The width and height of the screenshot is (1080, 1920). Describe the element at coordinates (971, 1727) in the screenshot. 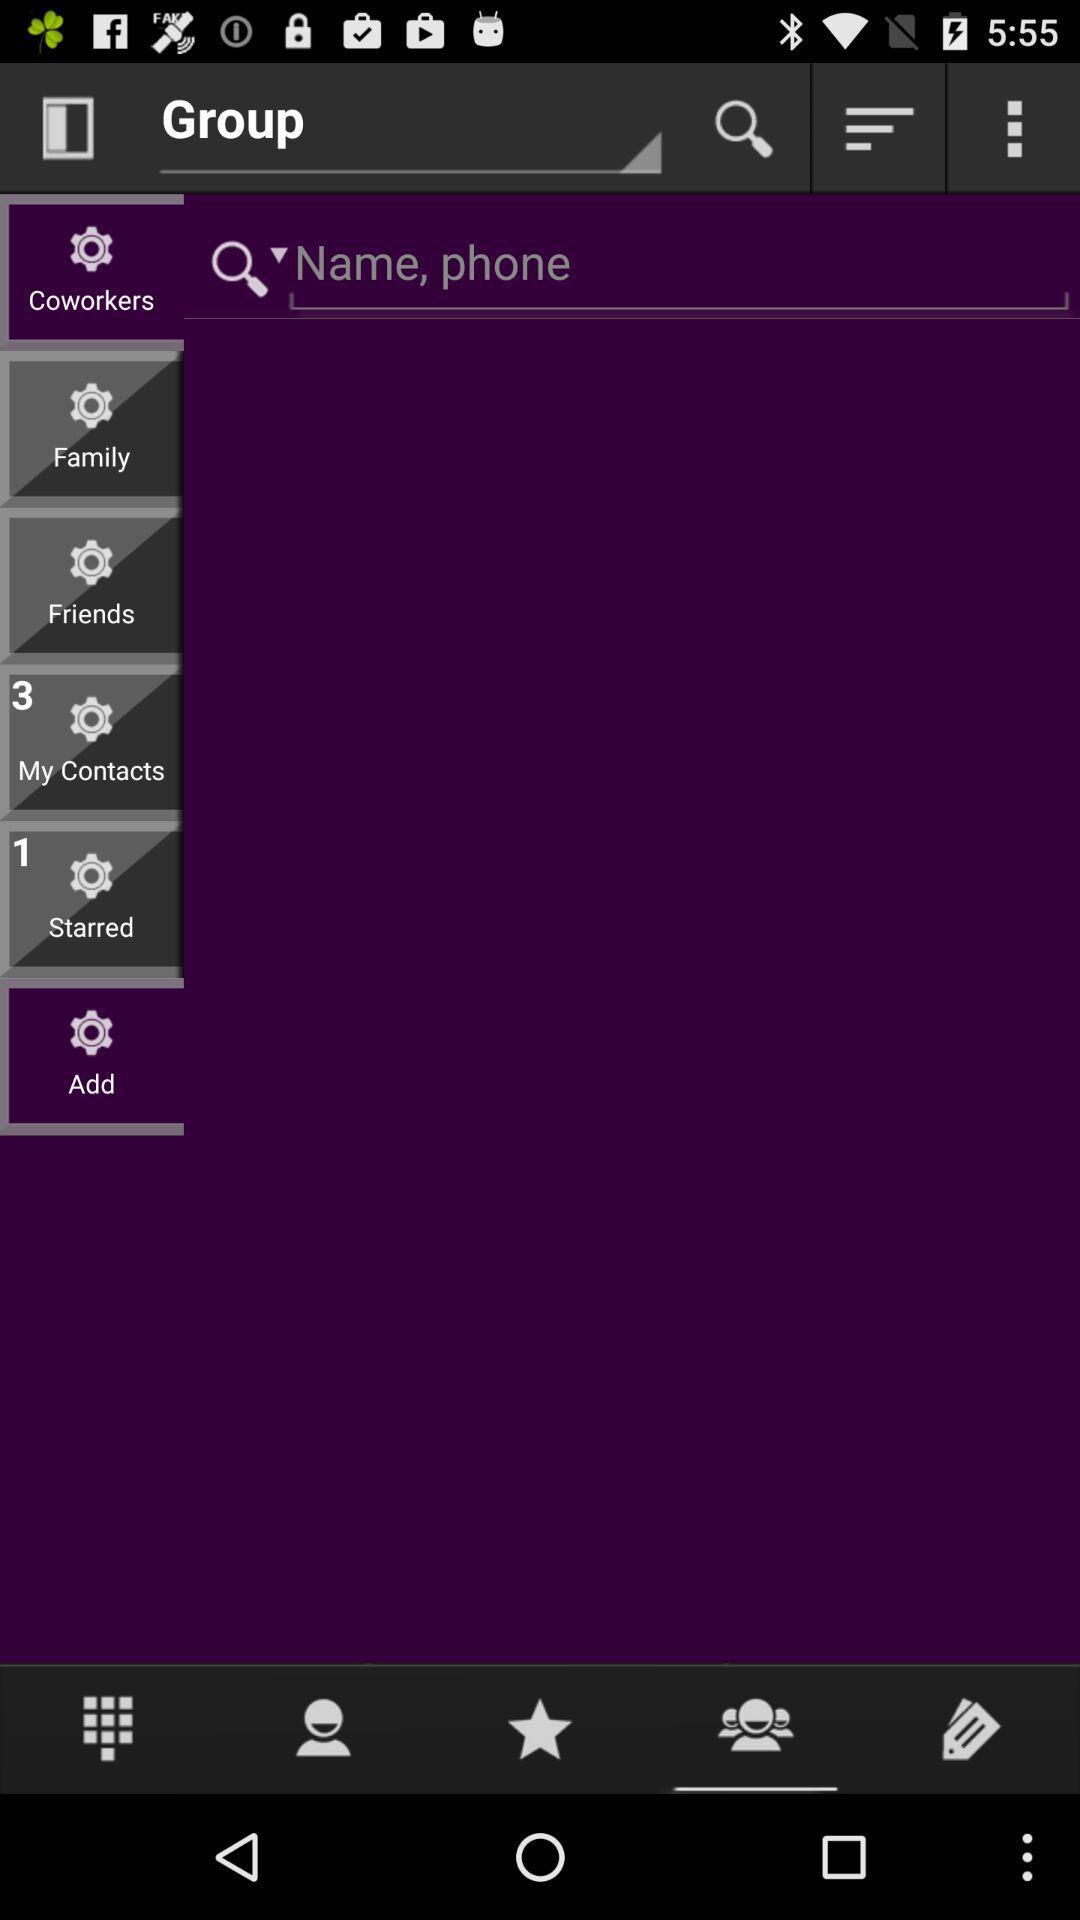

I see `write text` at that location.